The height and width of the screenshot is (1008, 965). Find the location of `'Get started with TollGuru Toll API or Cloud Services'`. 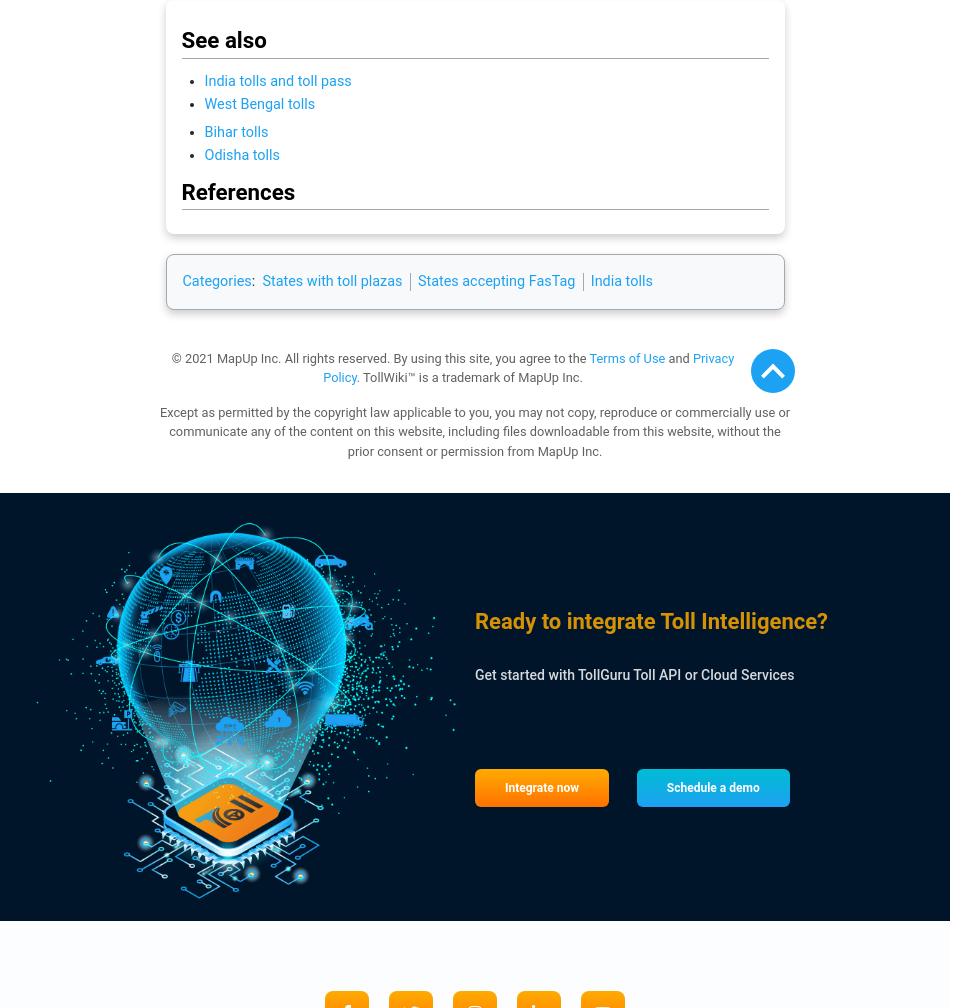

'Get started with TollGuru Toll API or Cloud Services' is located at coordinates (473, 674).